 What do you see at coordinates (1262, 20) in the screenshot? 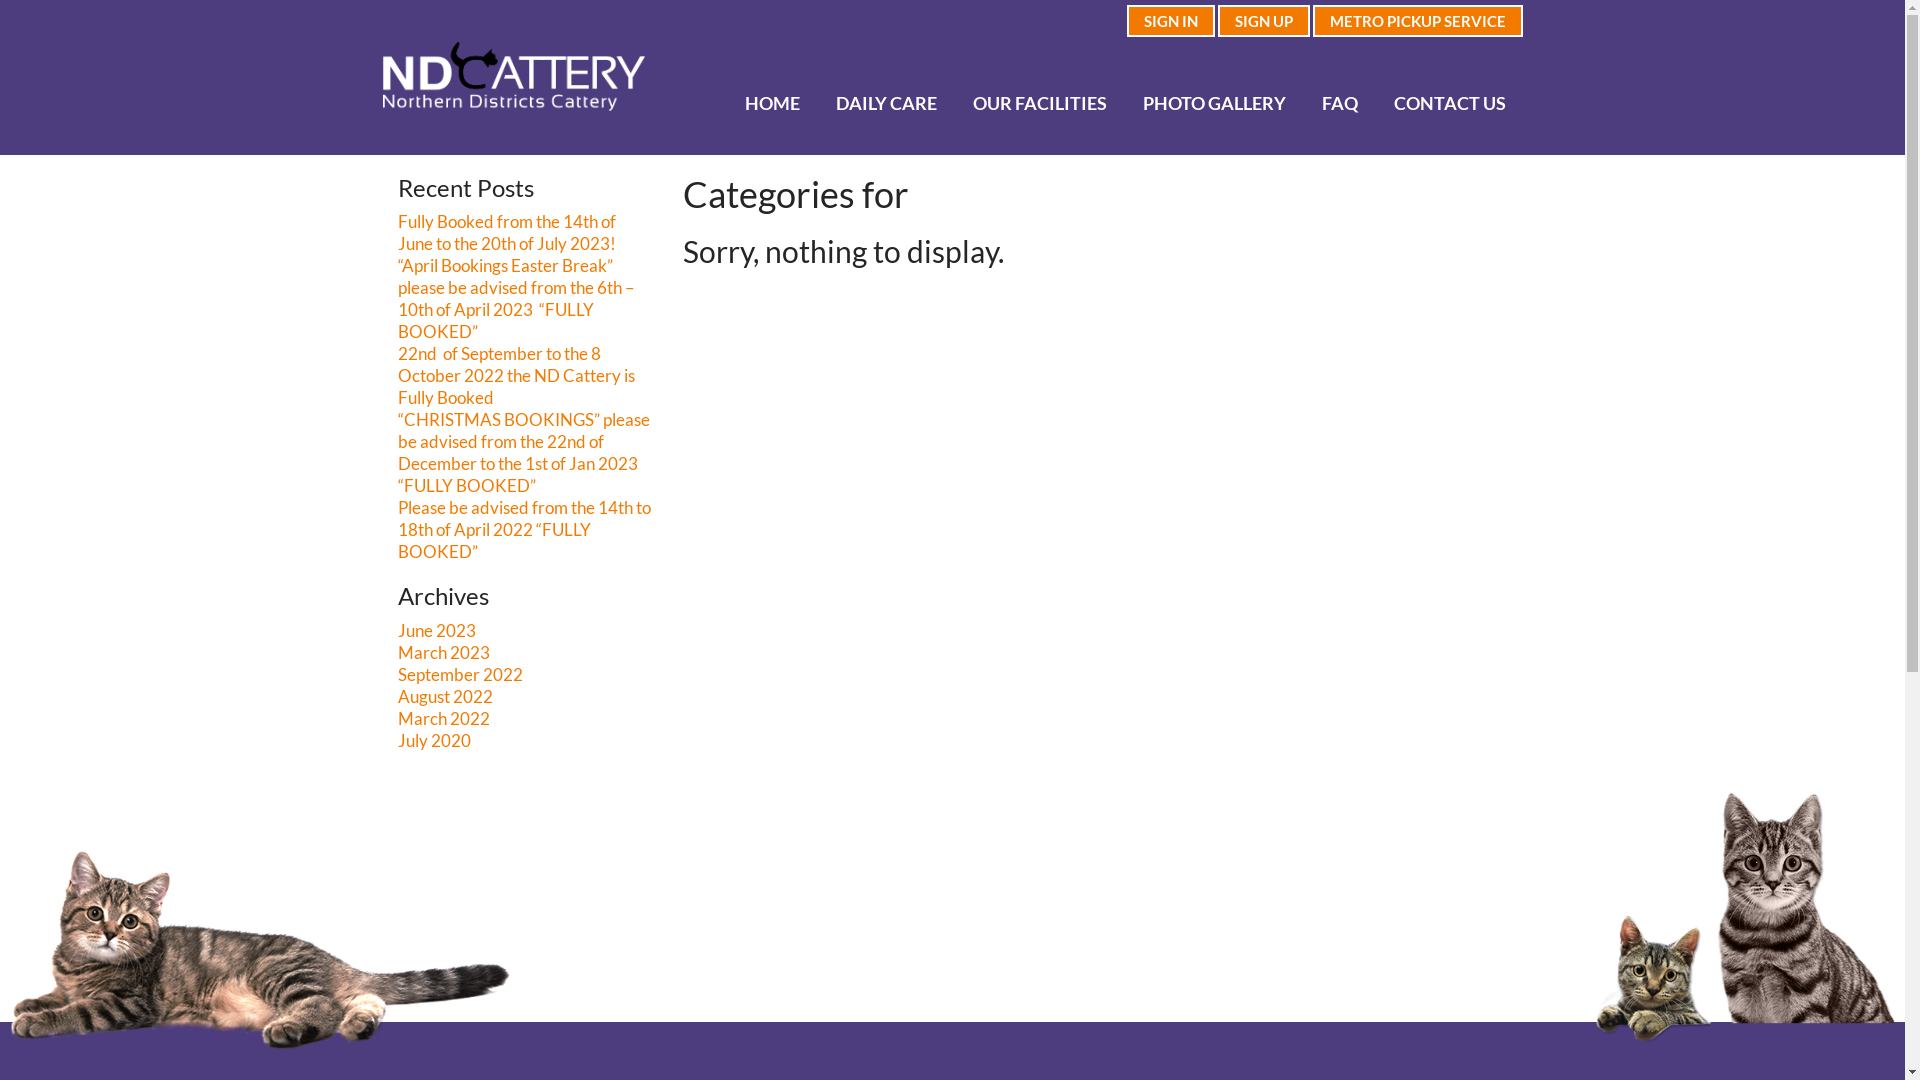
I see `'SIGN UP'` at bounding box center [1262, 20].